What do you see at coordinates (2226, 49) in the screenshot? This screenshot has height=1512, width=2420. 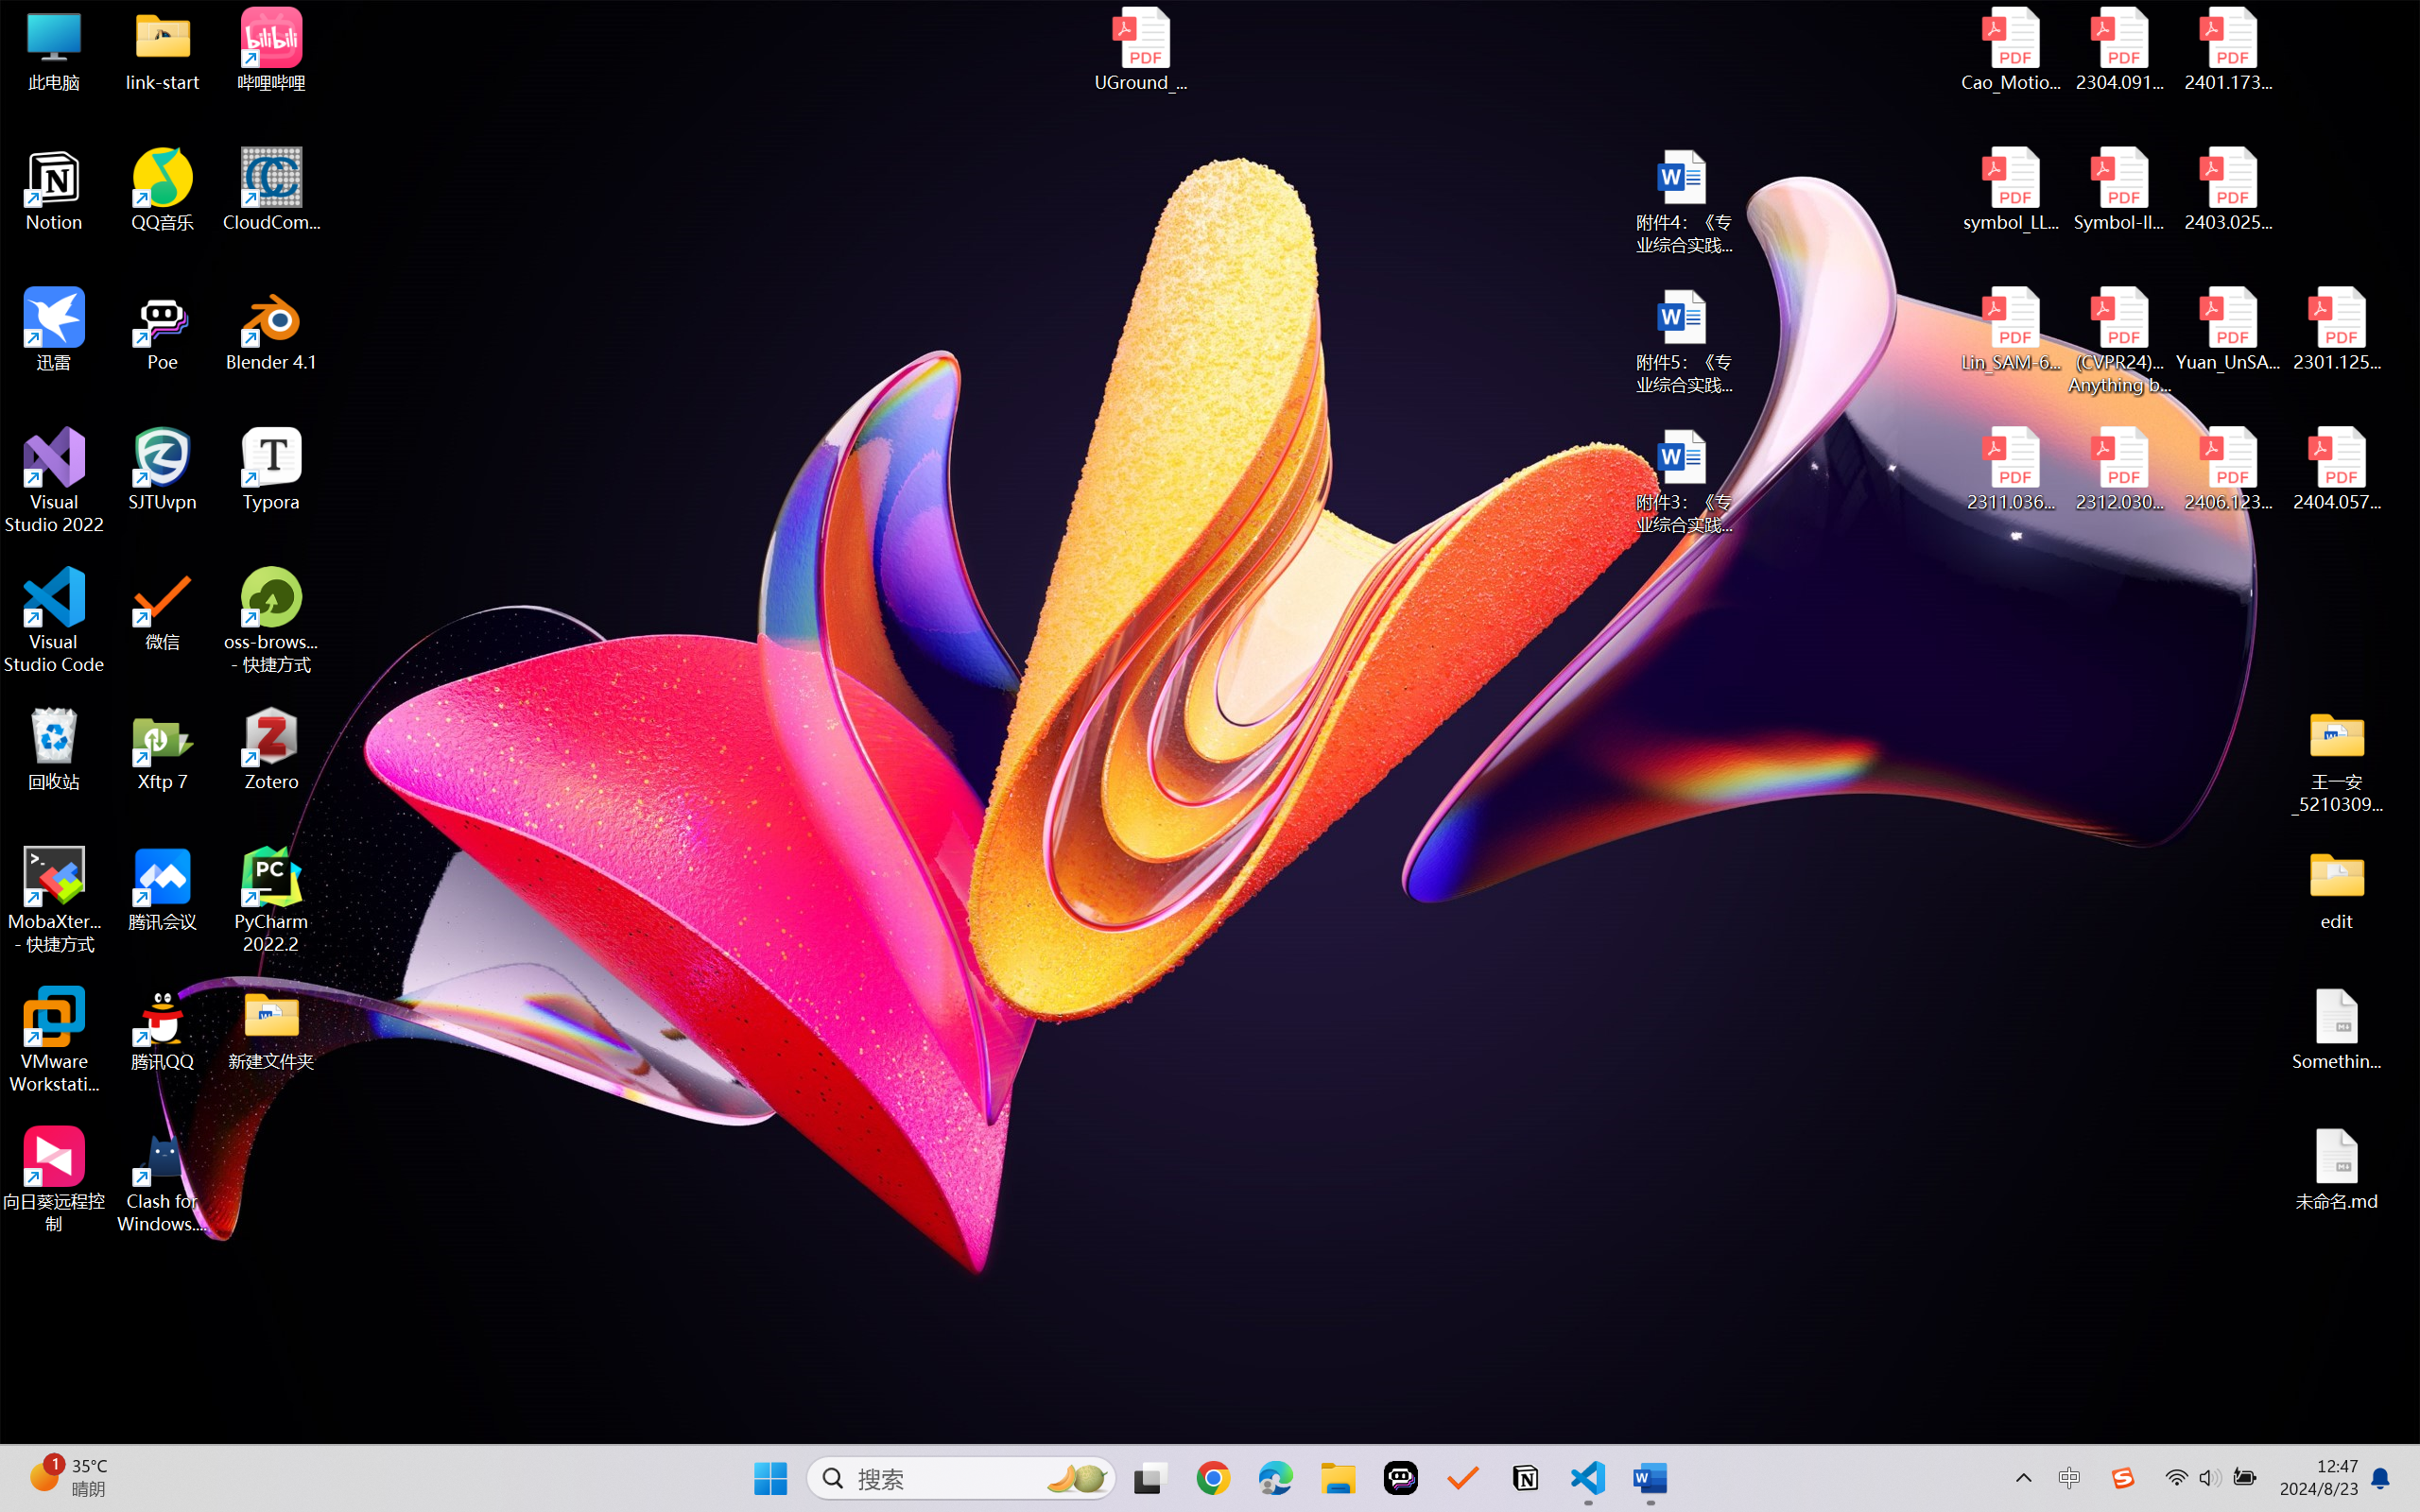 I see `'2401.17399v1.pdf'` at bounding box center [2226, 49].